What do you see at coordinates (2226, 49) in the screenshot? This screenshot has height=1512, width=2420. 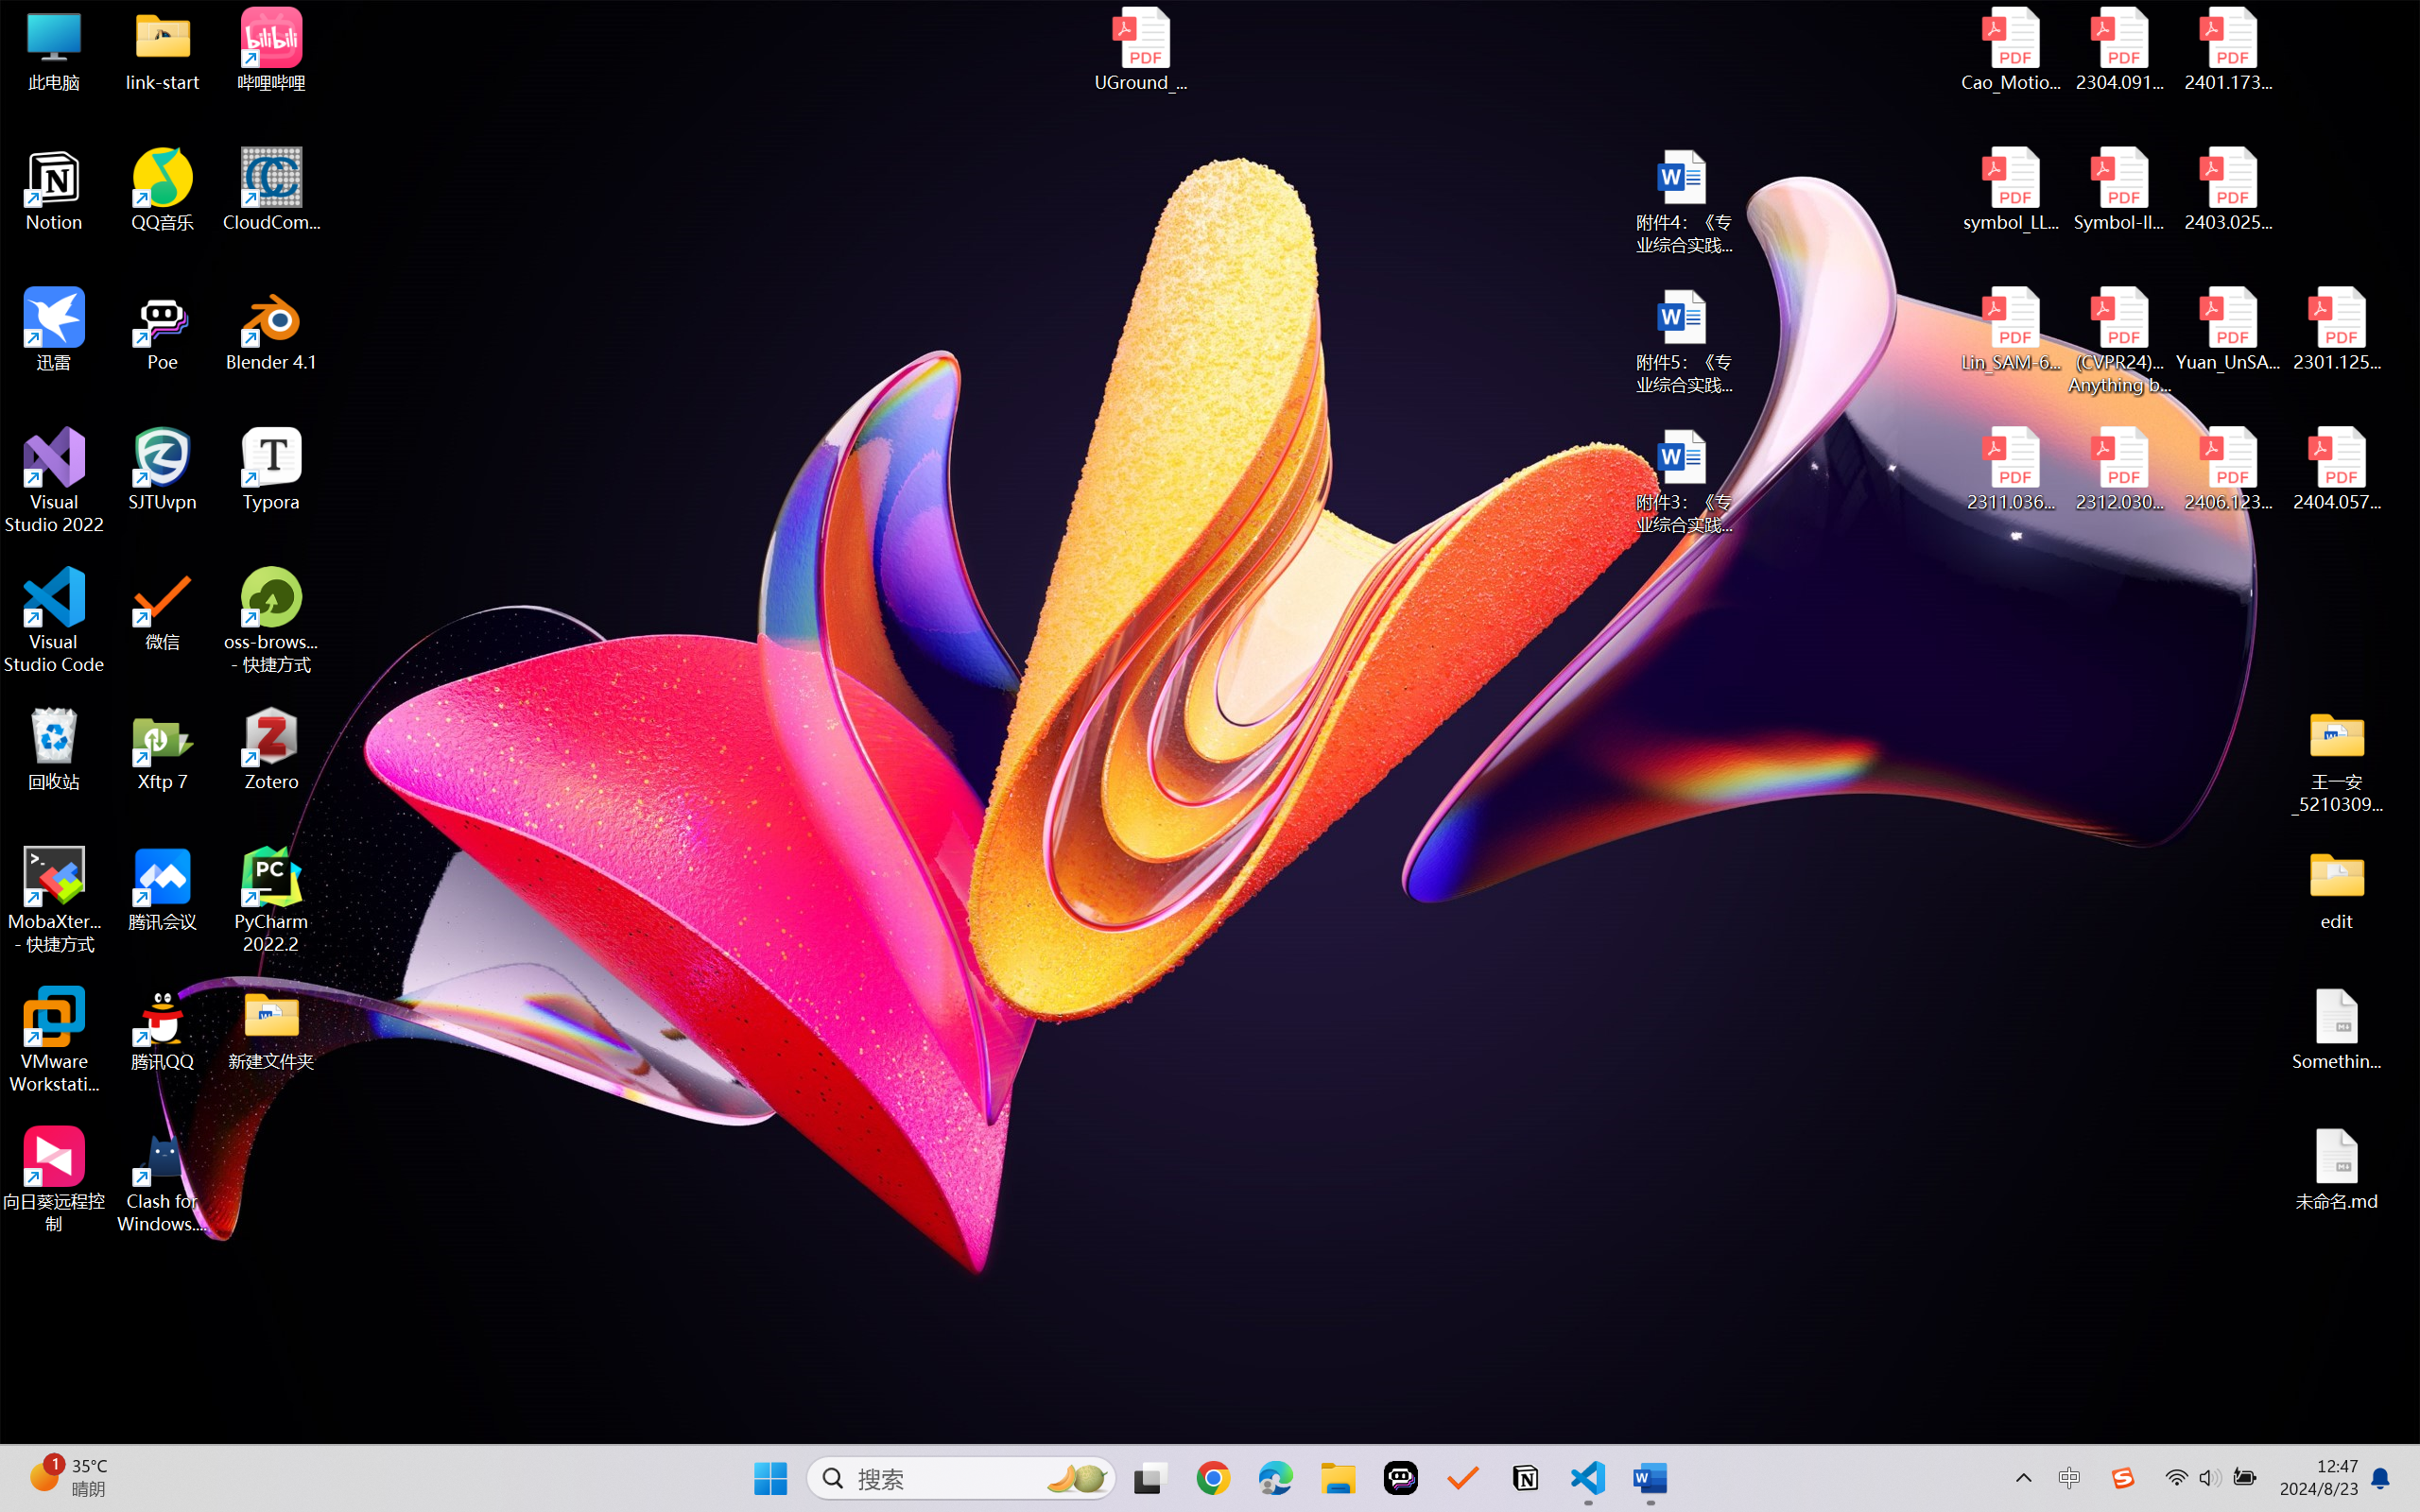 I see `'2401.17399v1.pdf'` at bounding box center [2226, 49].